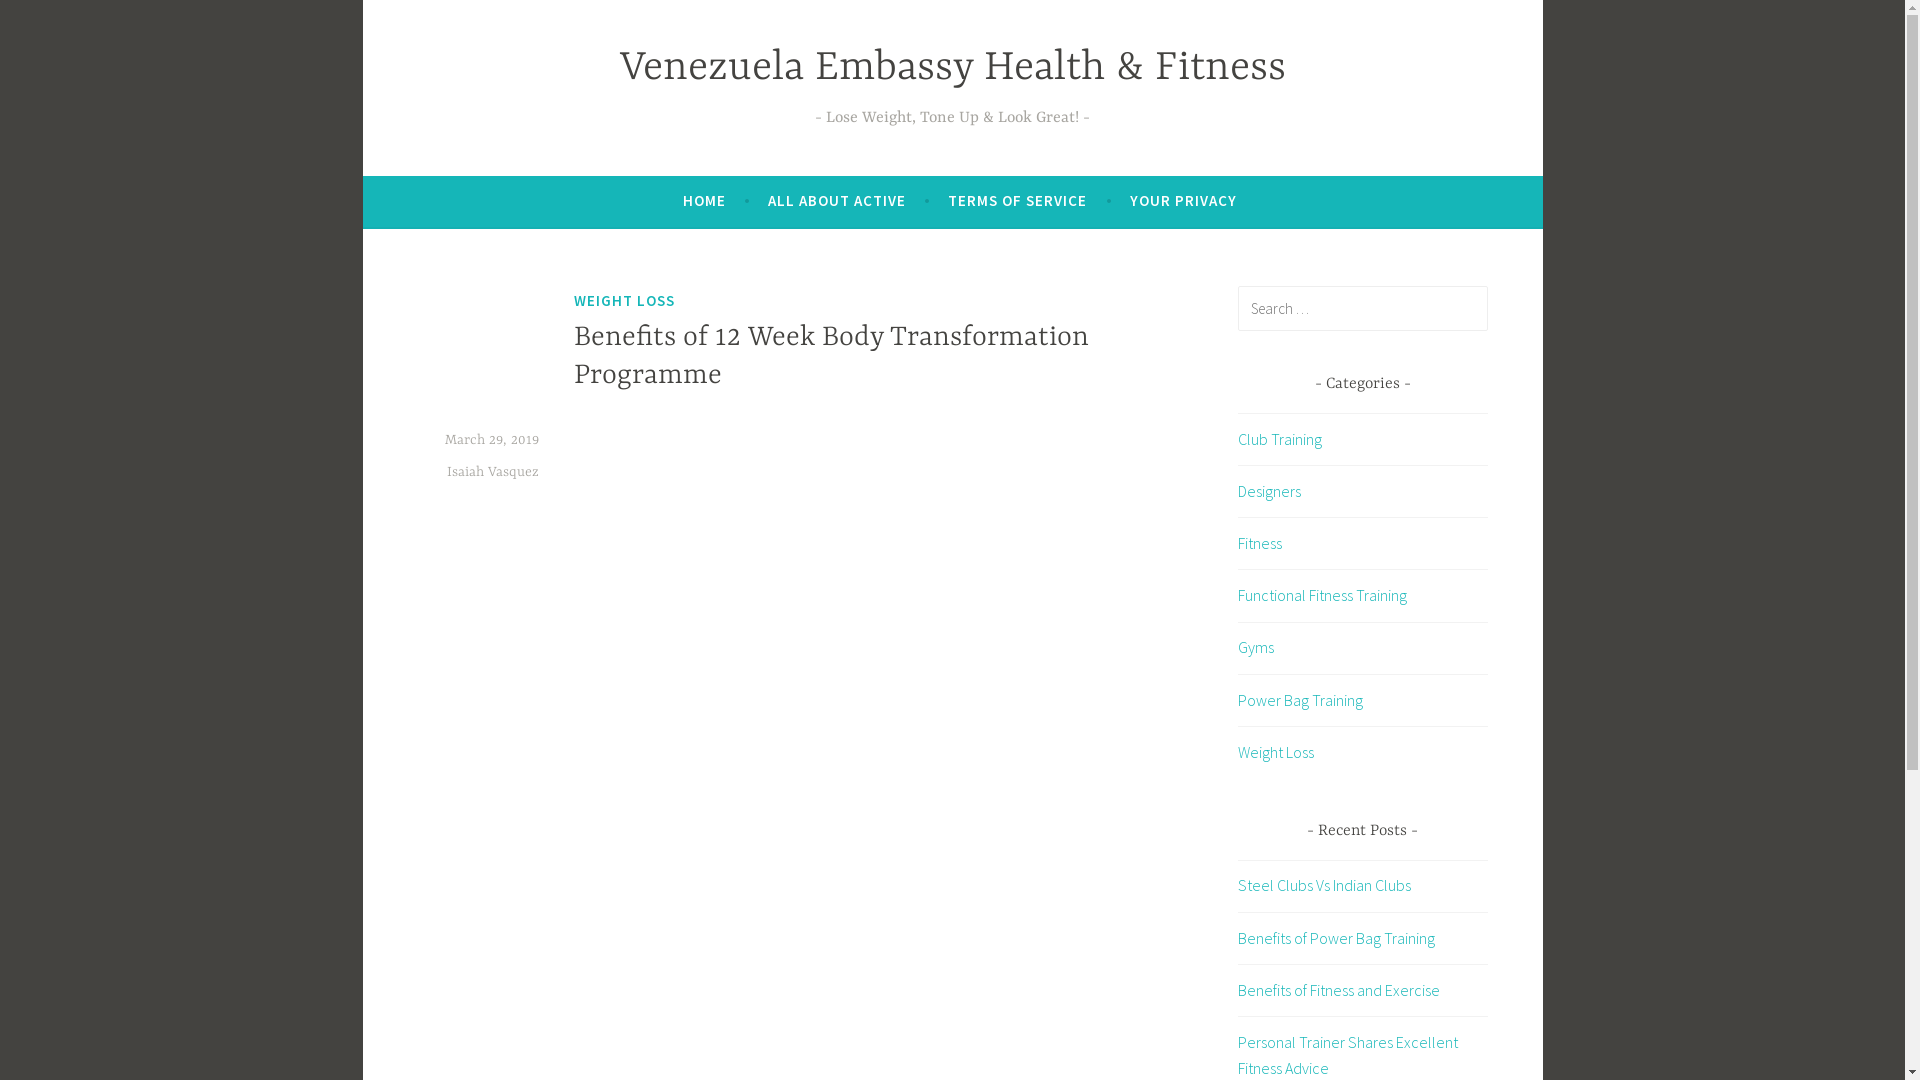  Describe the element at coordinates (1183, 200) in the screenshot. I see `'YOUR PRIVACY'` at that location.